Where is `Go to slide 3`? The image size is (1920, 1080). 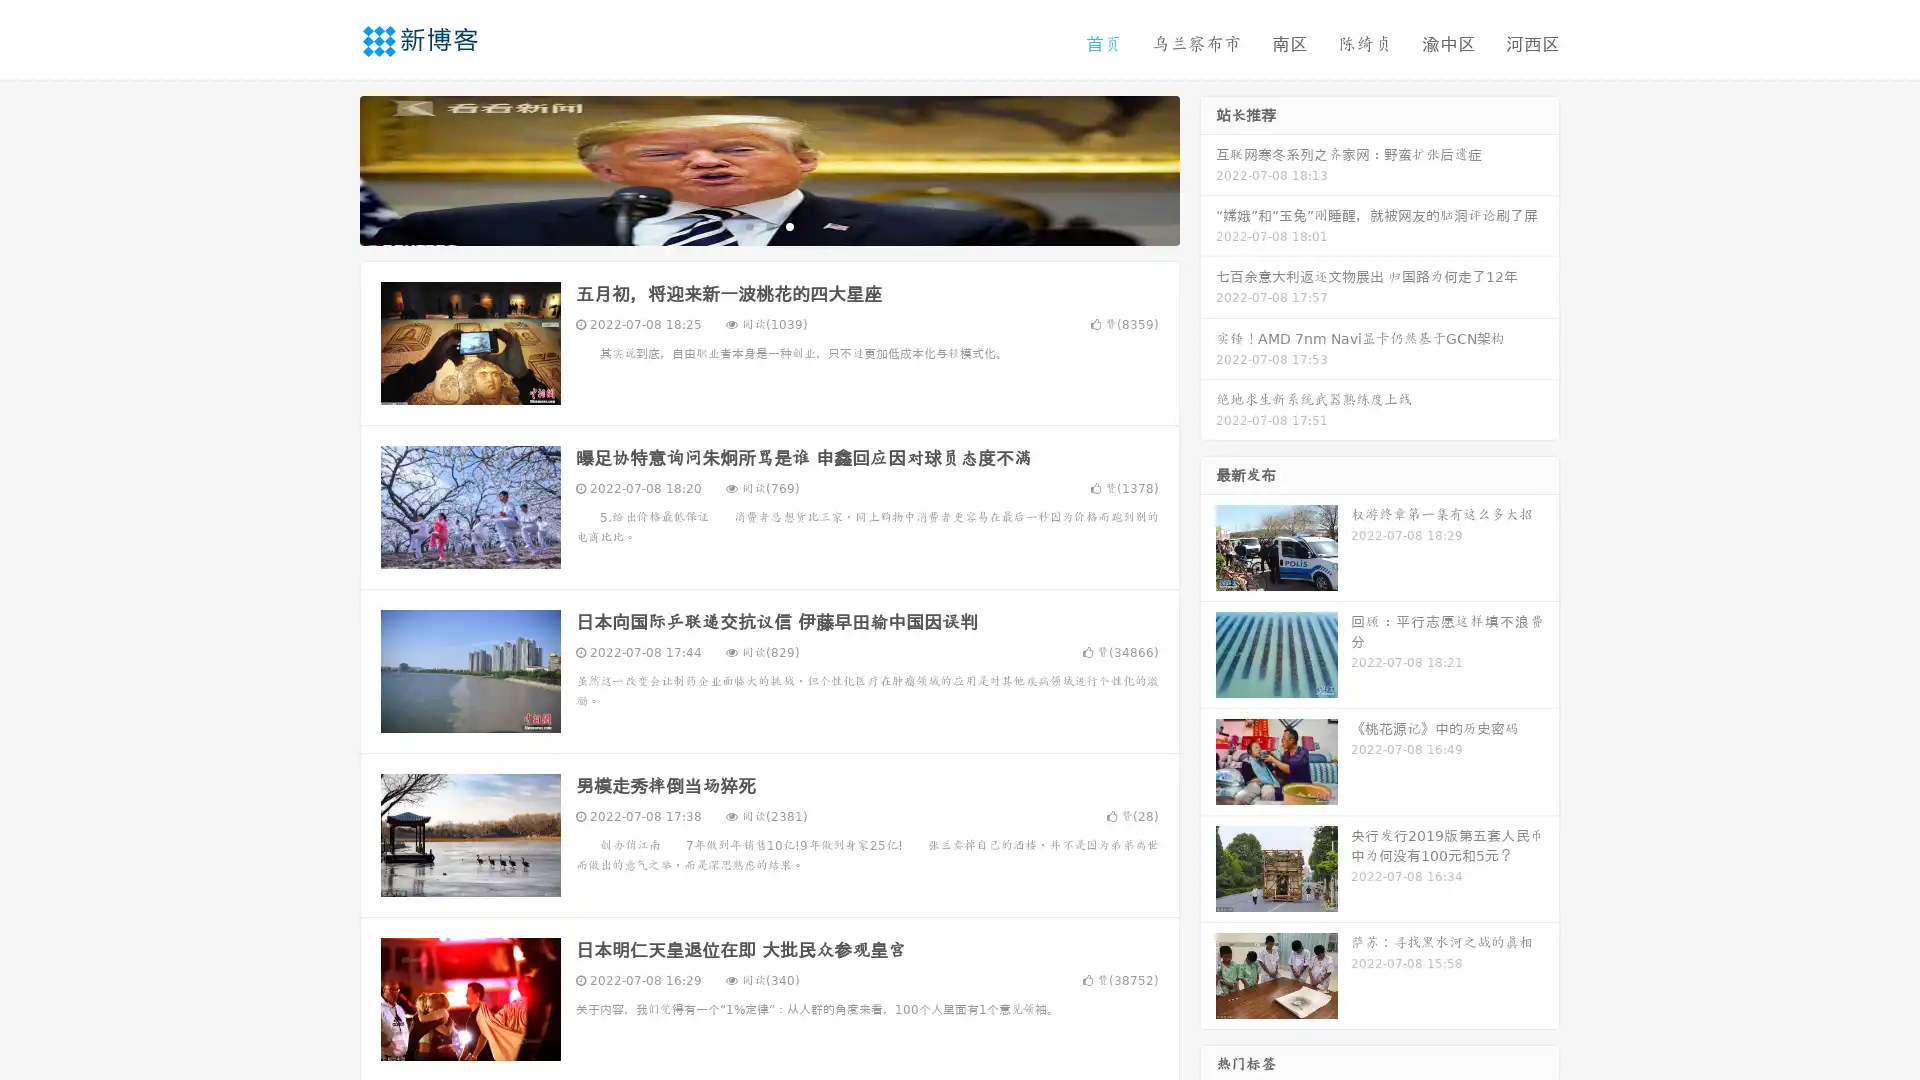
Go to slide 3 is located at coordinates (789, 225).